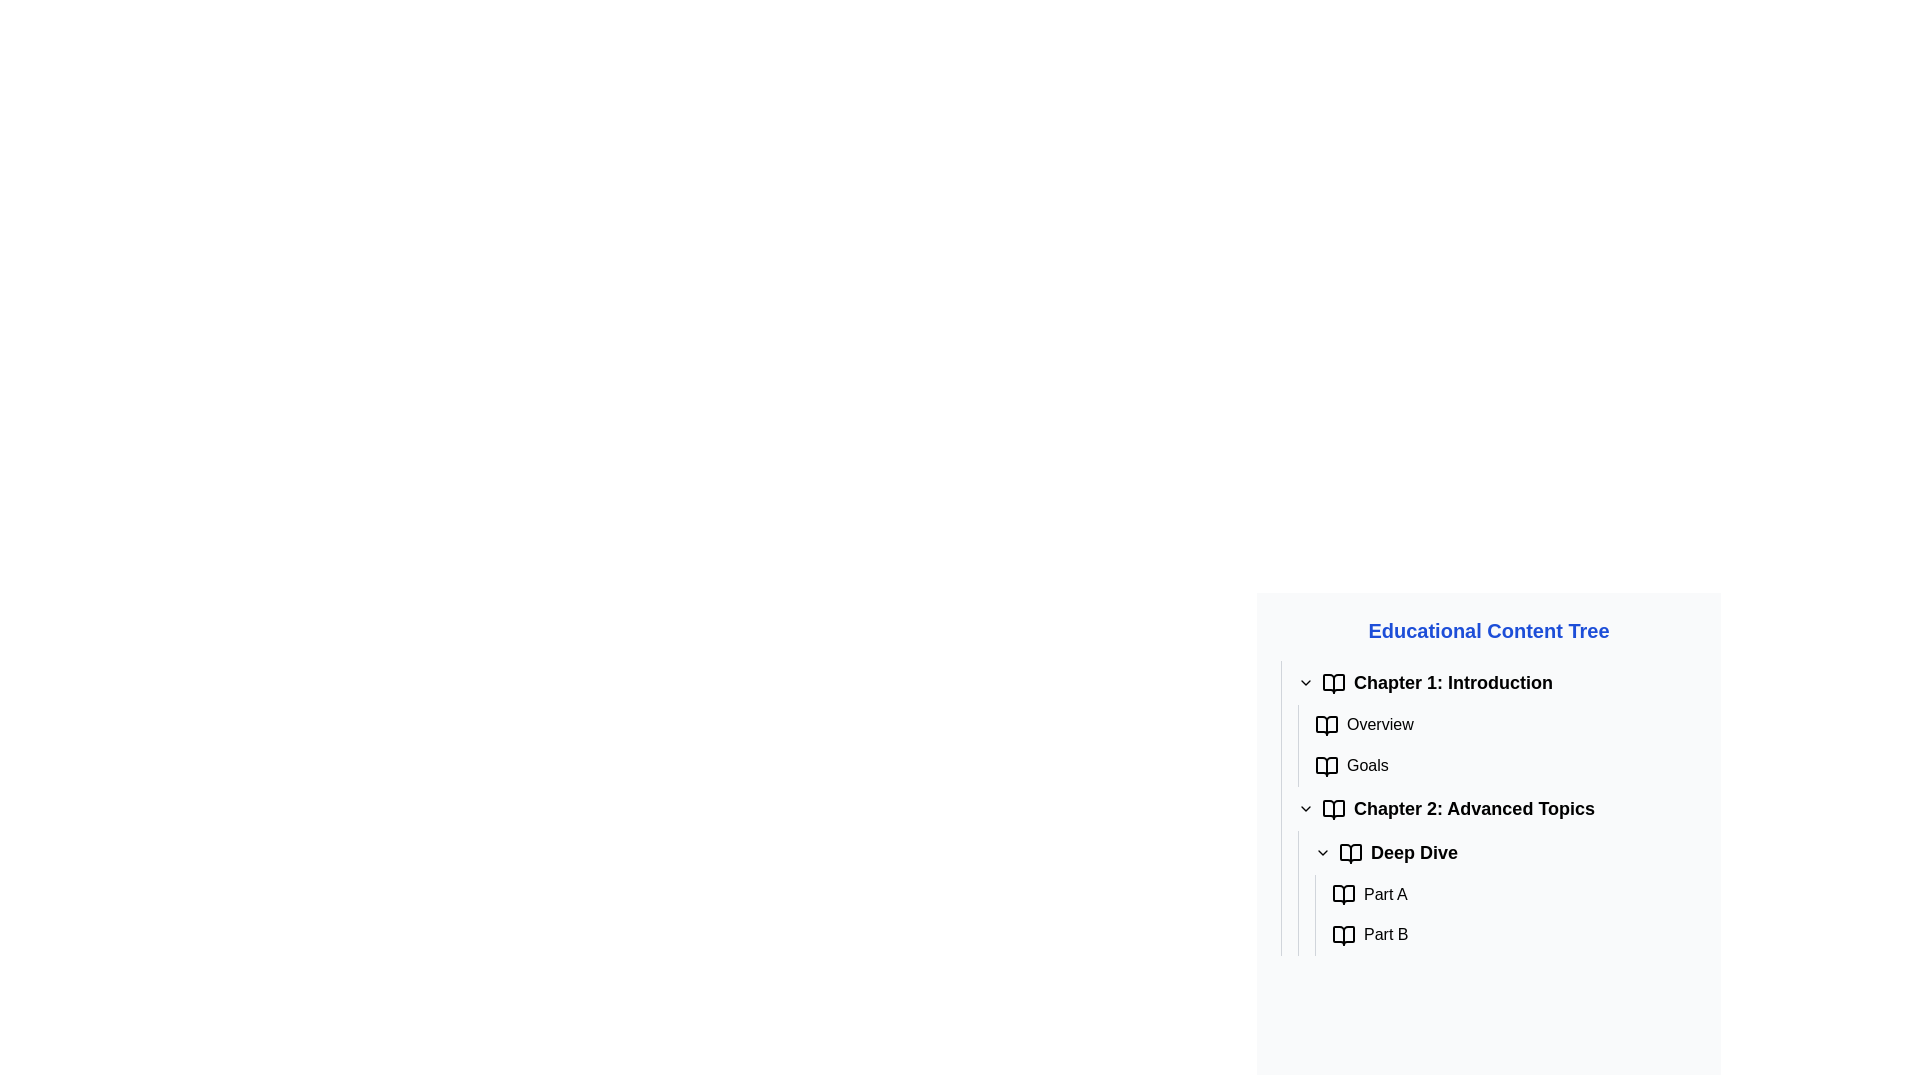 The image size is (1920, 1080). I want to click on the section header labeled 'Chapter 1: Introduction' with an open book icon, so click(1497, 681).